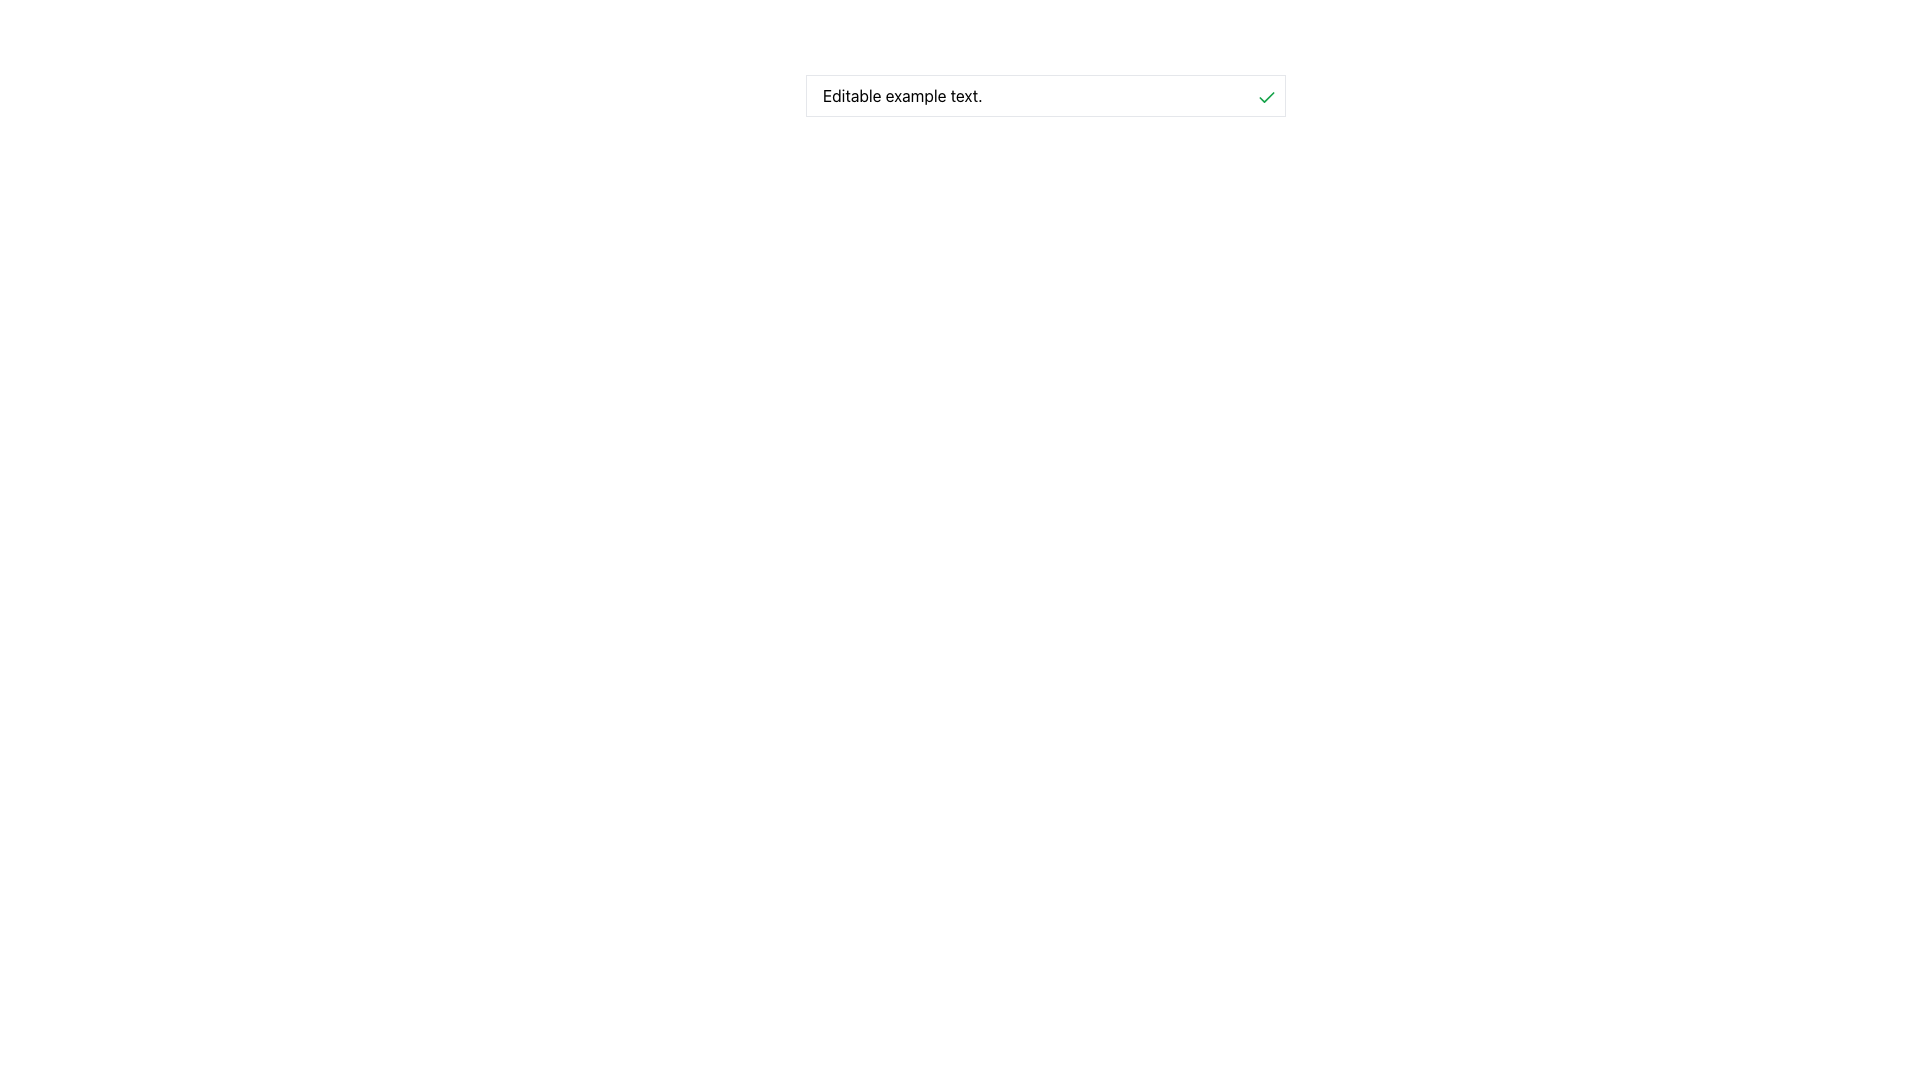 Image resolution: width=1920 pixels, height=1080 pixels. I want to click on the check mark icon located to the right of the text field with placeholder 'Editable example text', indicating confirmation or success, so click(1266, 96).